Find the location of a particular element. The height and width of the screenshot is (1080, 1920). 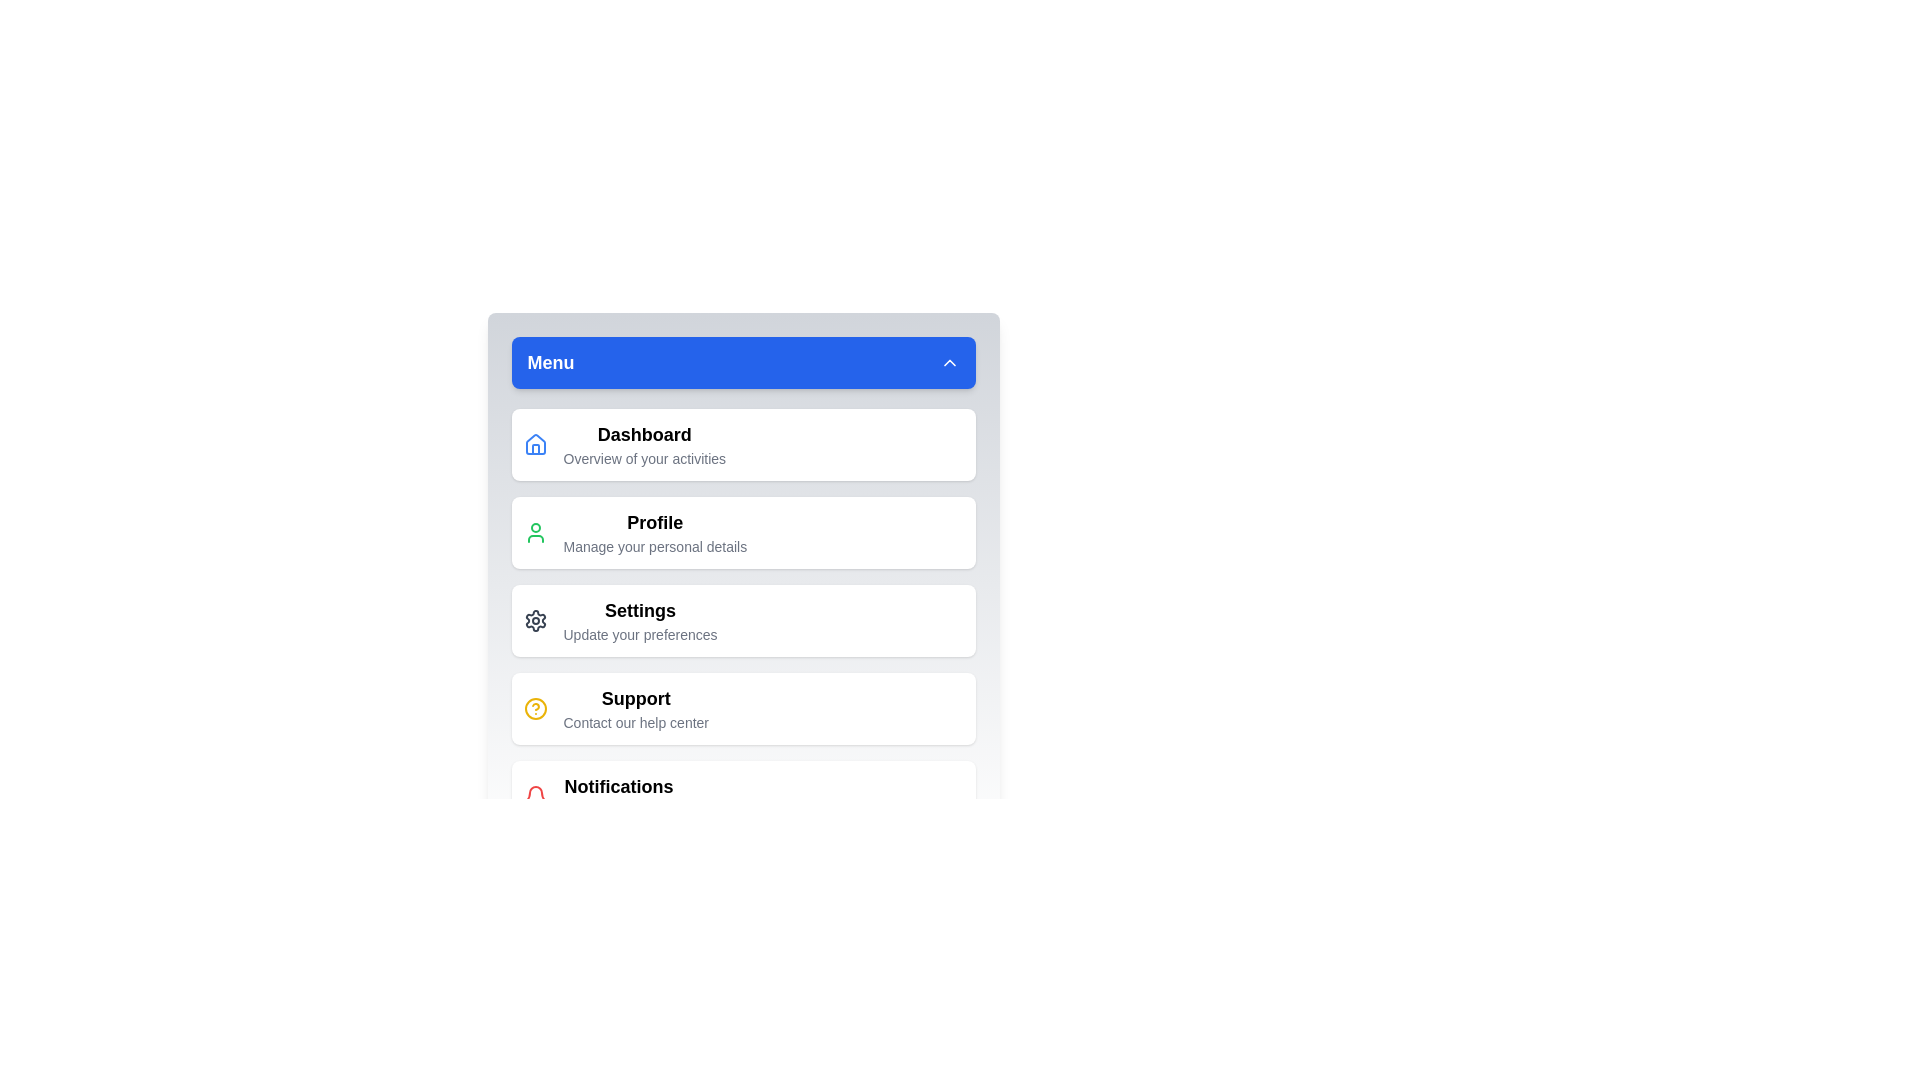

the 'Settings' icon located in the vertical navigation menu, which indicates access to configuration settings is located at coordinates (535, 620).